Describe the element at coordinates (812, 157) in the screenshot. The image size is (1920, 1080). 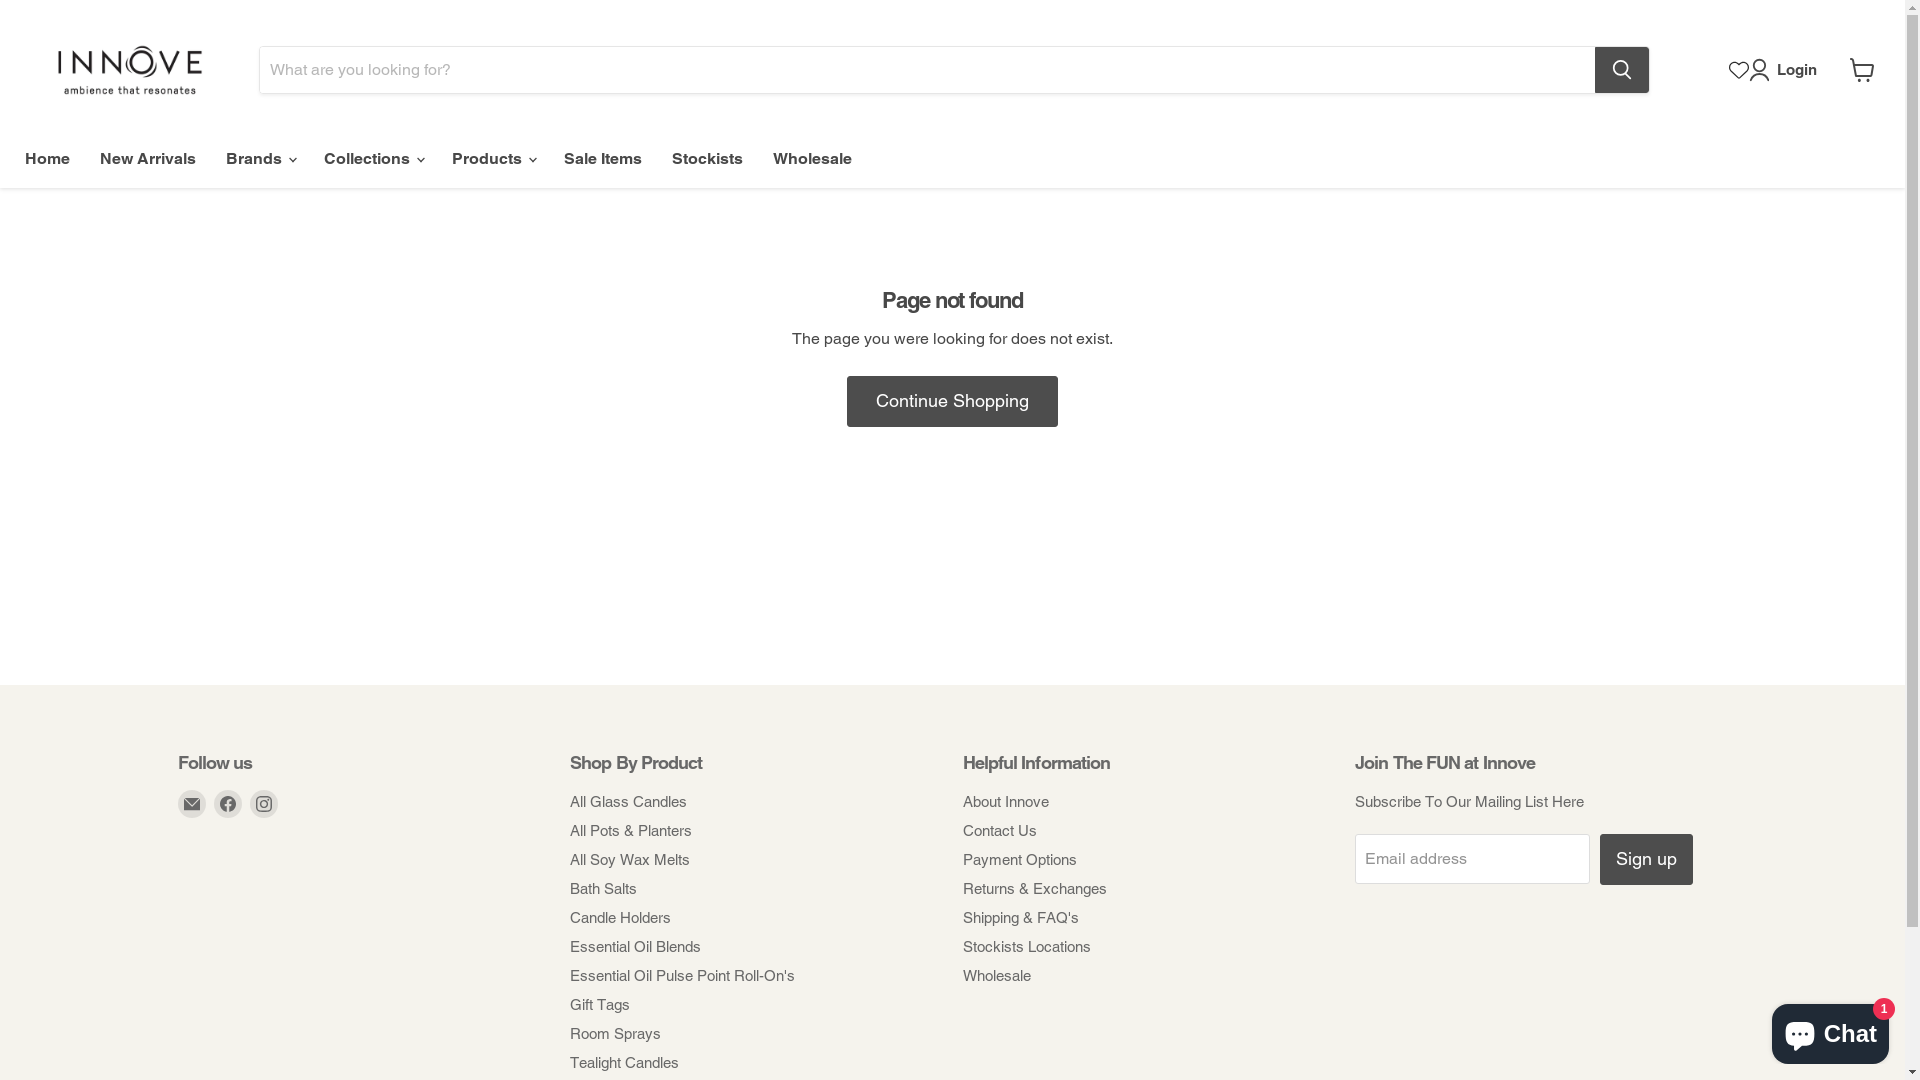
I see `'Wholesale'` at that location.